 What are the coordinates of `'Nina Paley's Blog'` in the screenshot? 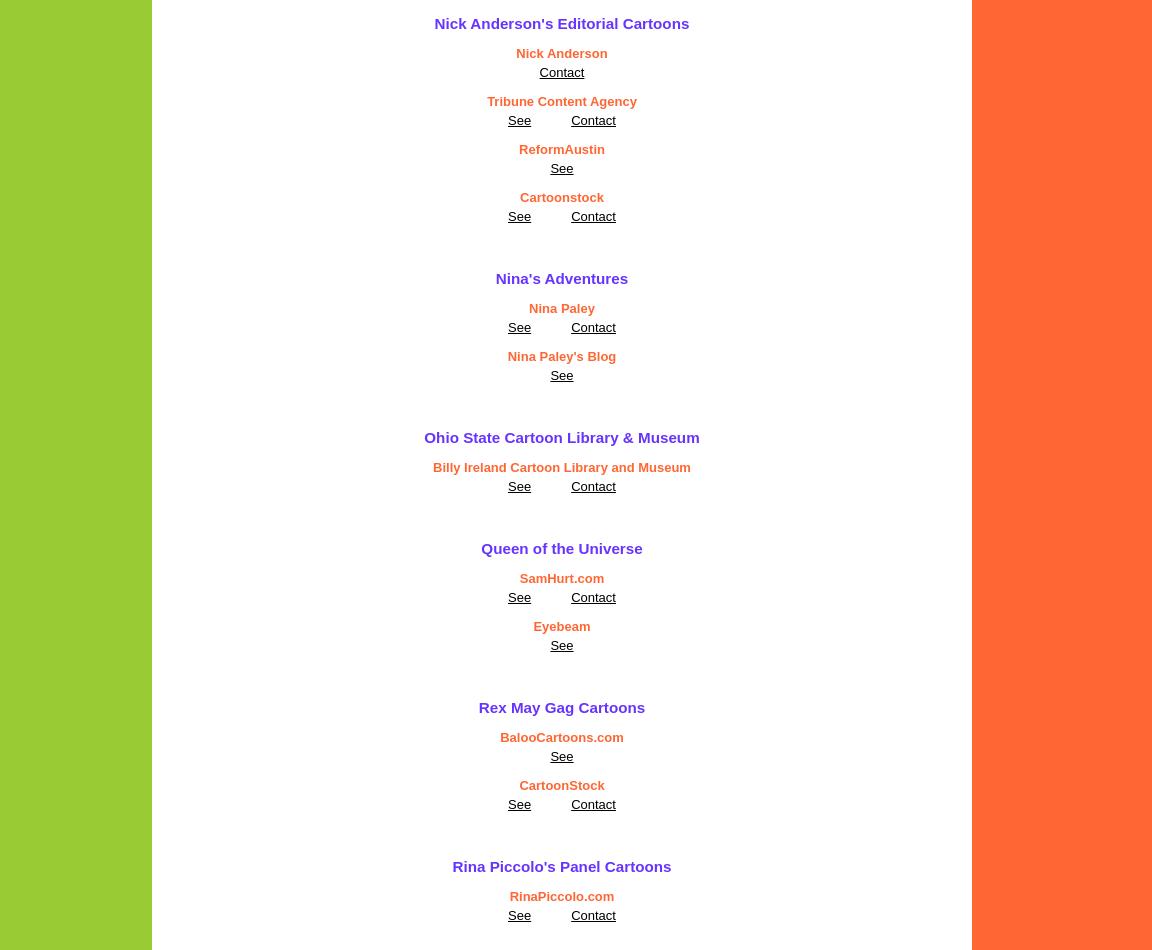 It's located at (561, 355).